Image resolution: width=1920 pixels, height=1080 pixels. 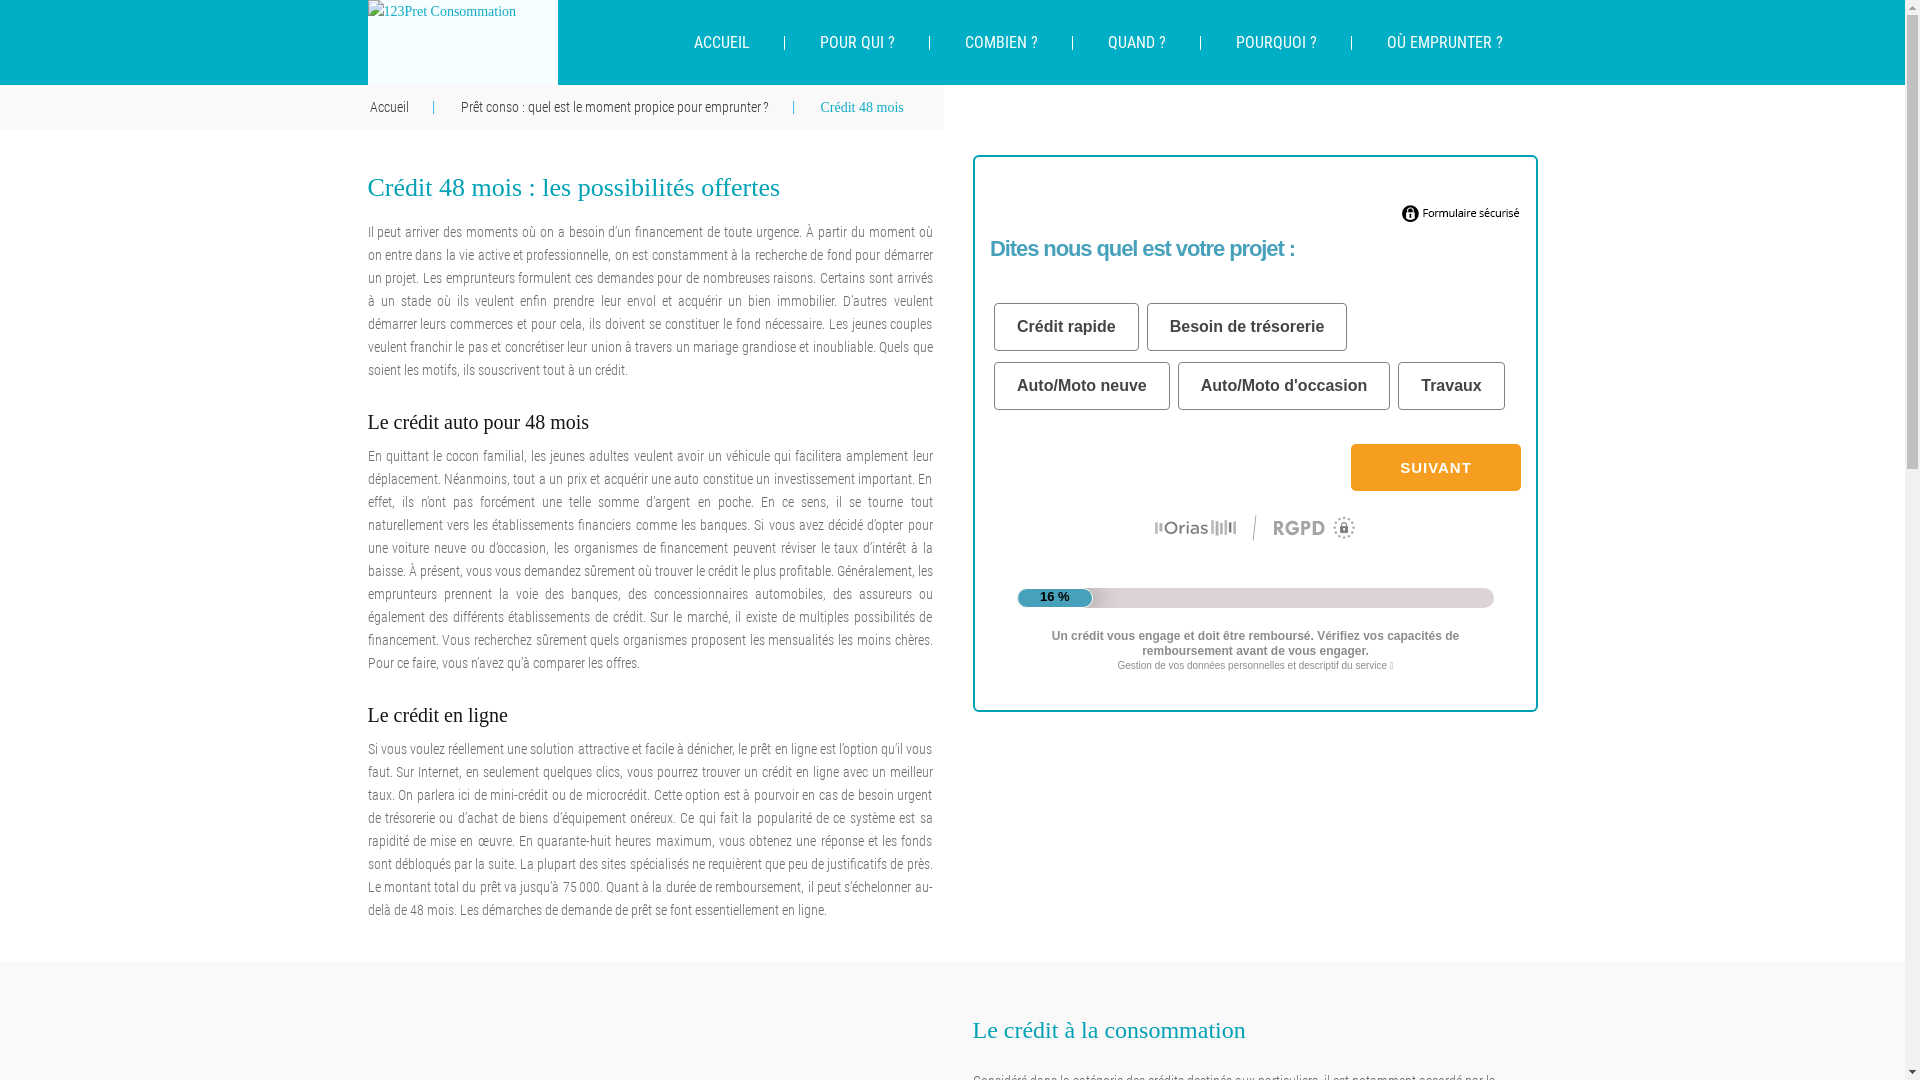 I want to click on 'ACCUEIL', so click(x=720, y=42).